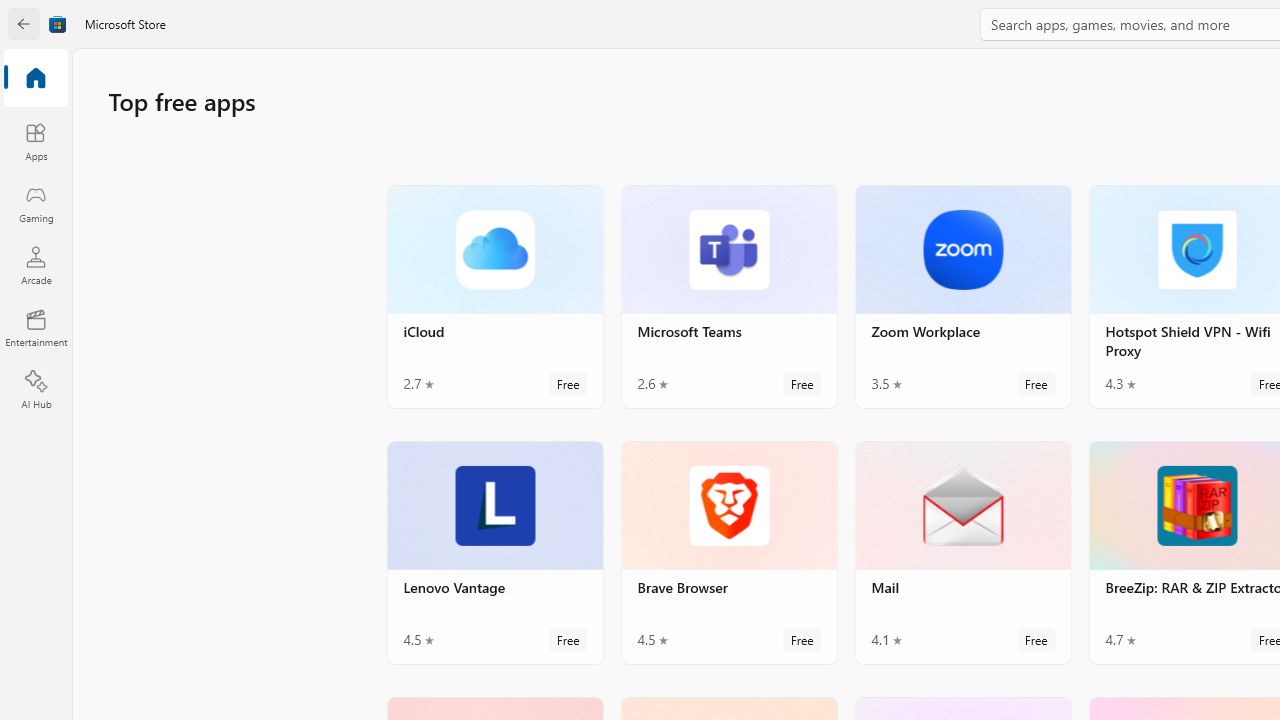 The height and width of the screenshot is (720, 1280). I want to click on 'Back', so click(24, 24).